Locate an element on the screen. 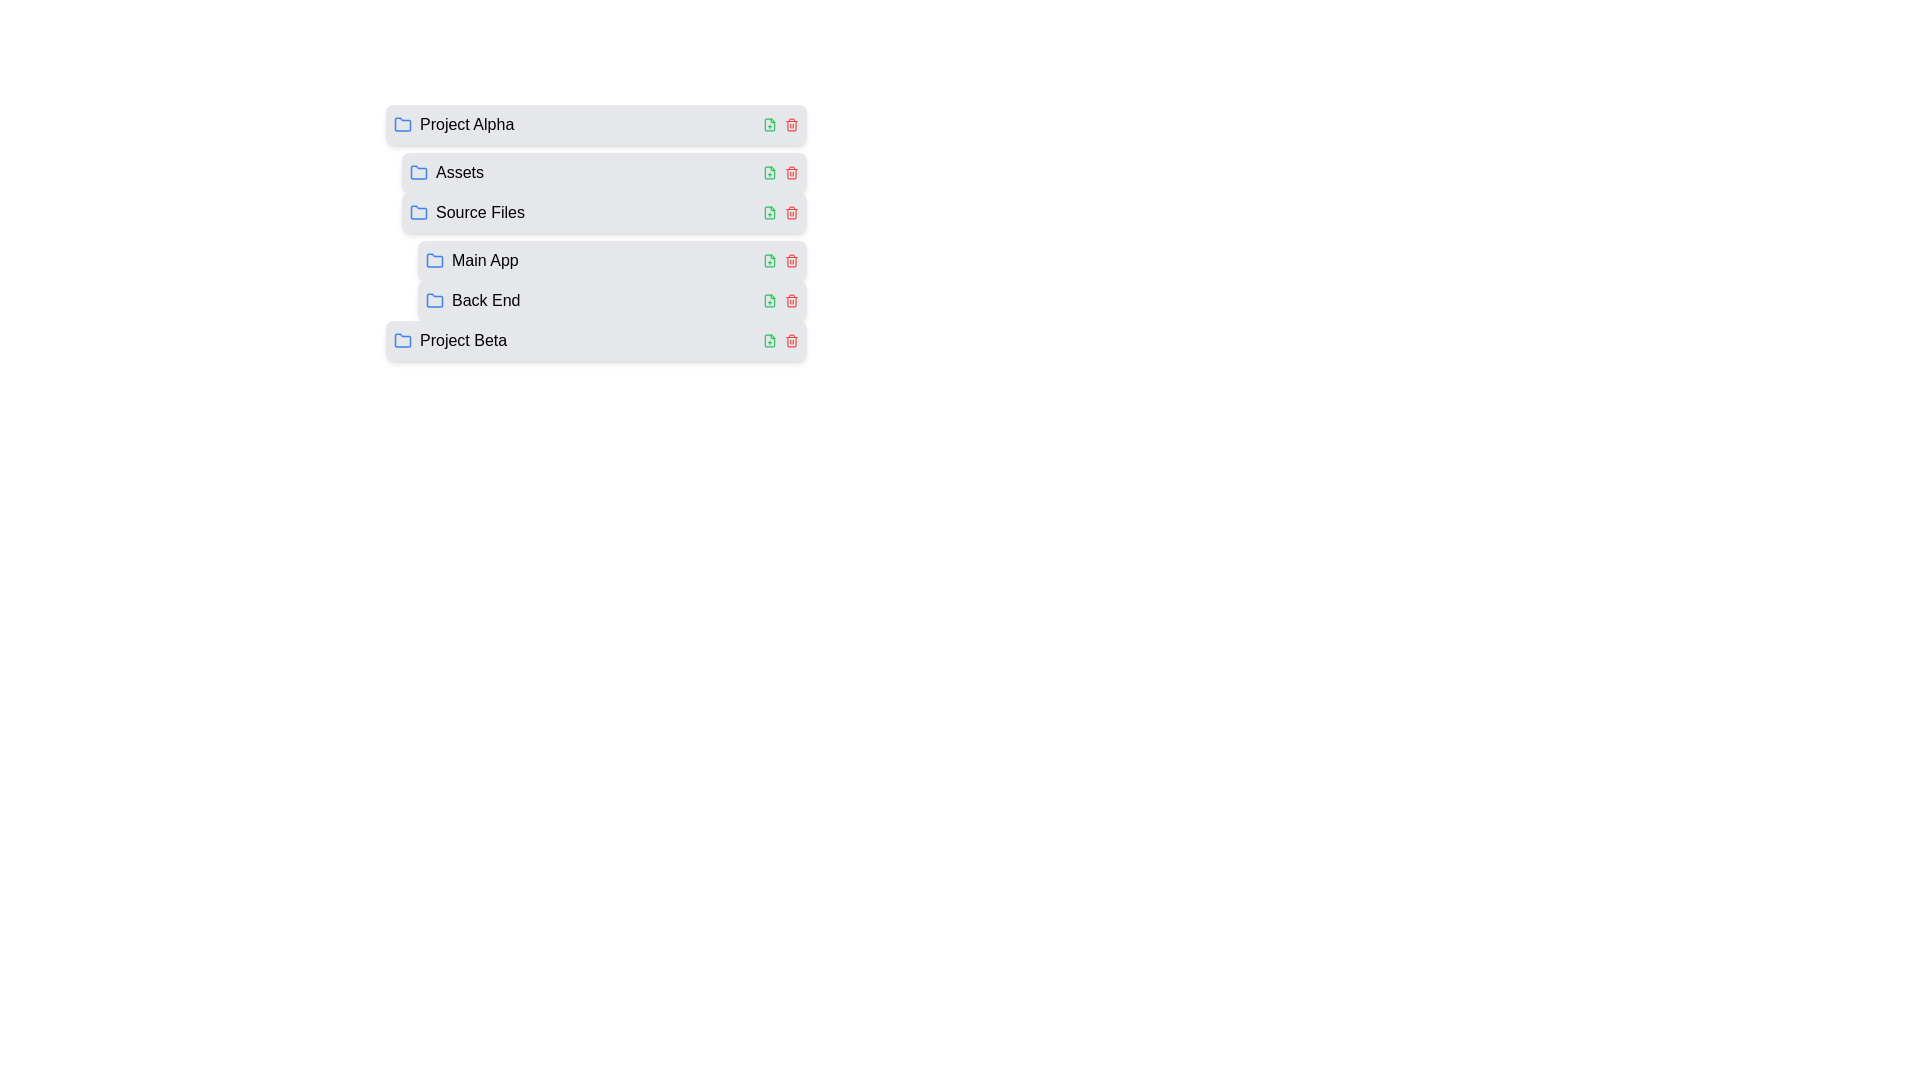  the 'Project Alpha' text label with a blue folder icon, which is the top-most entry in a vertically stacked list of items is located at coordinates (453, 124).